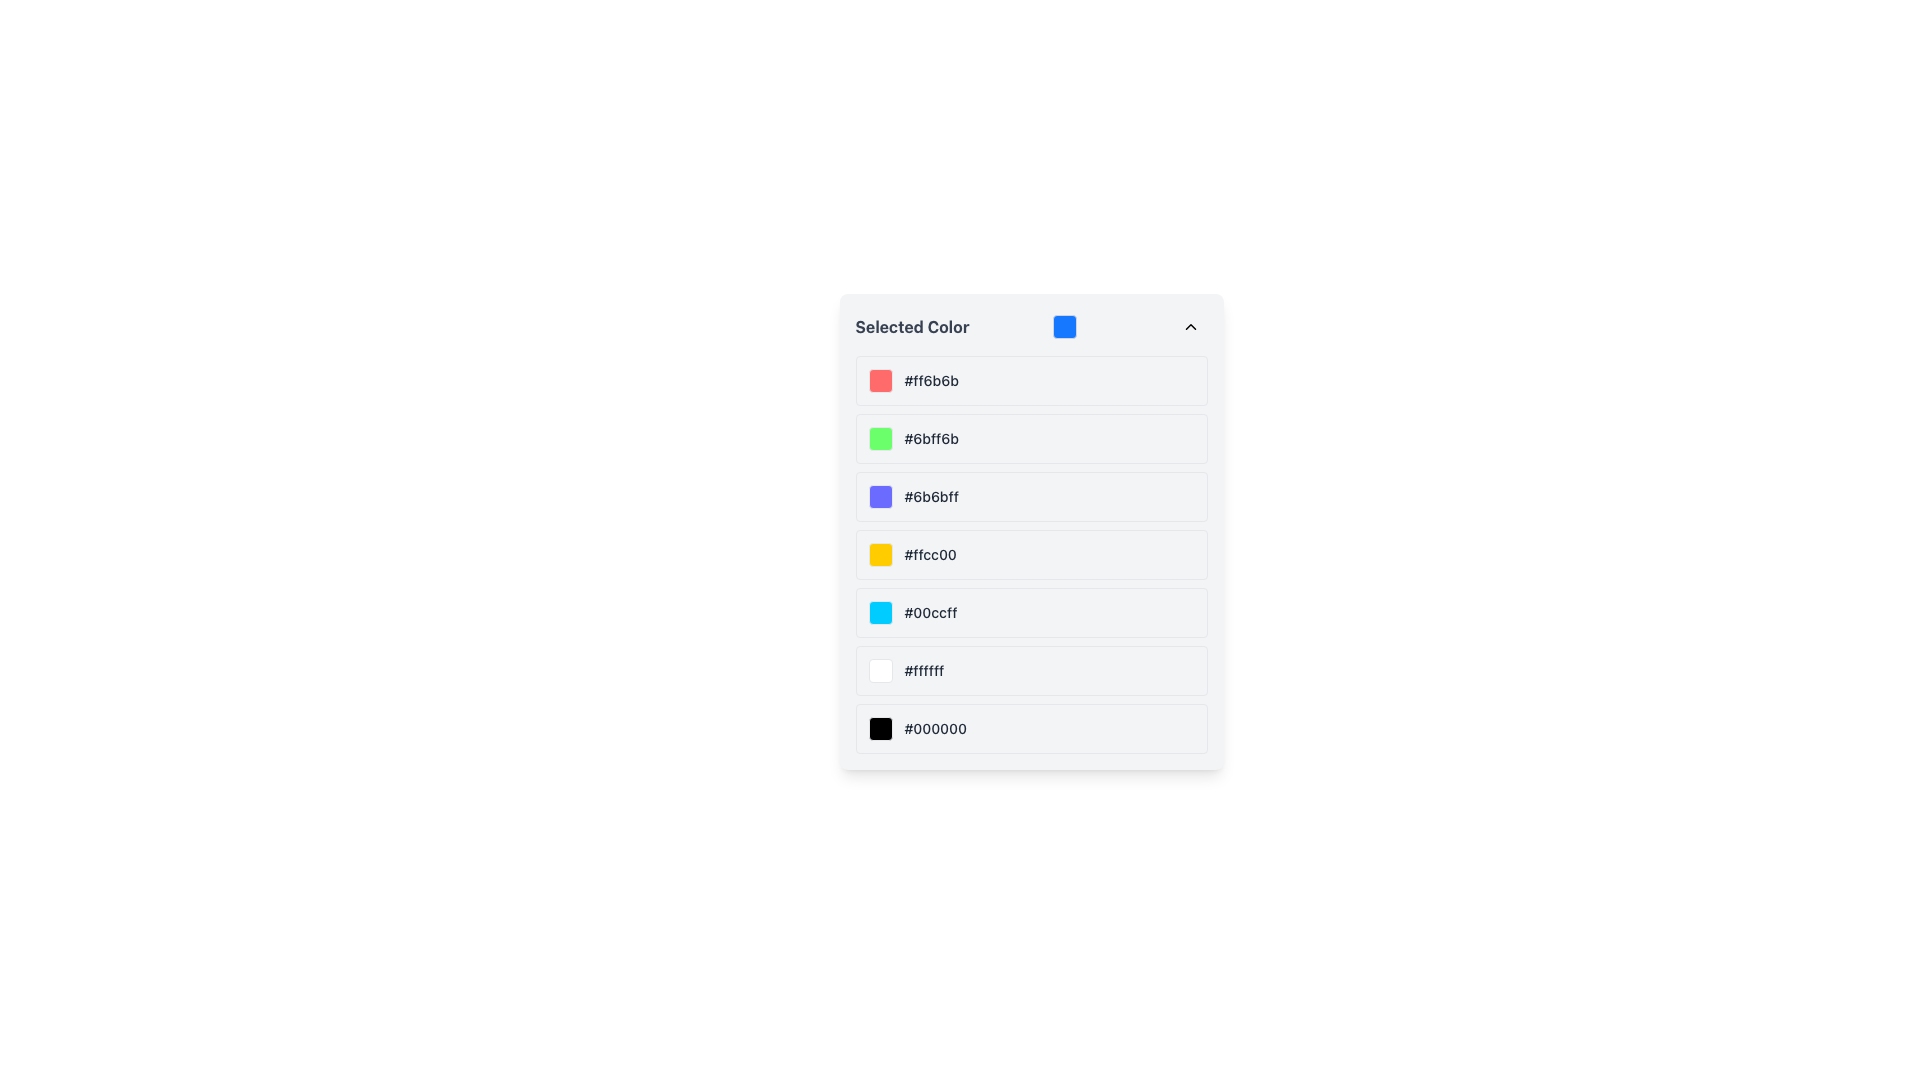 The height and width of the screenshot is (1080, 1920). I want to click on the blue Color Indicator box with rounded corners located in the third row of color options, so click(880, 496).